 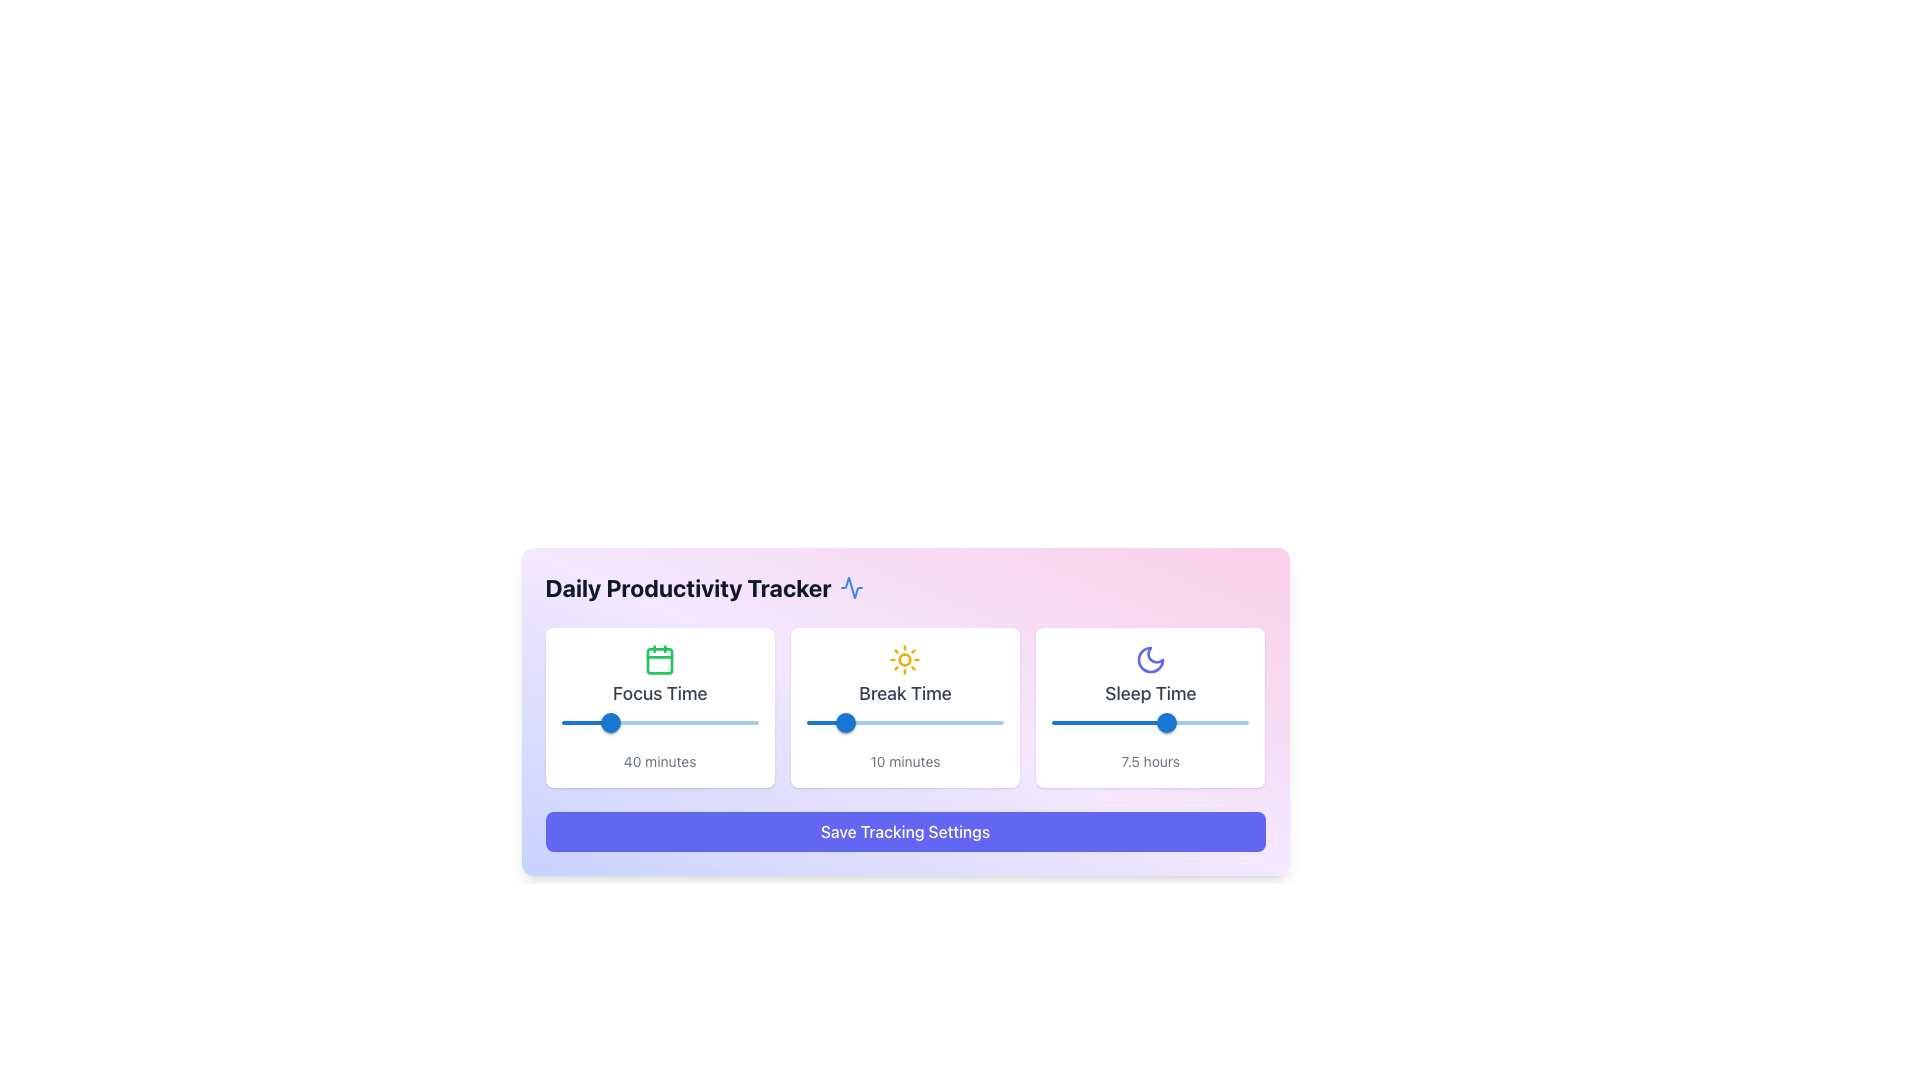 What do you see at coordinates (904, 832) in the screenshot?
I see `the 'Save Tracking Settings' button, which is a rectangular button with a blue background and white text located at the bottom of the 'Daily Productivity Tracker' card` at bounding box center [904, 832].